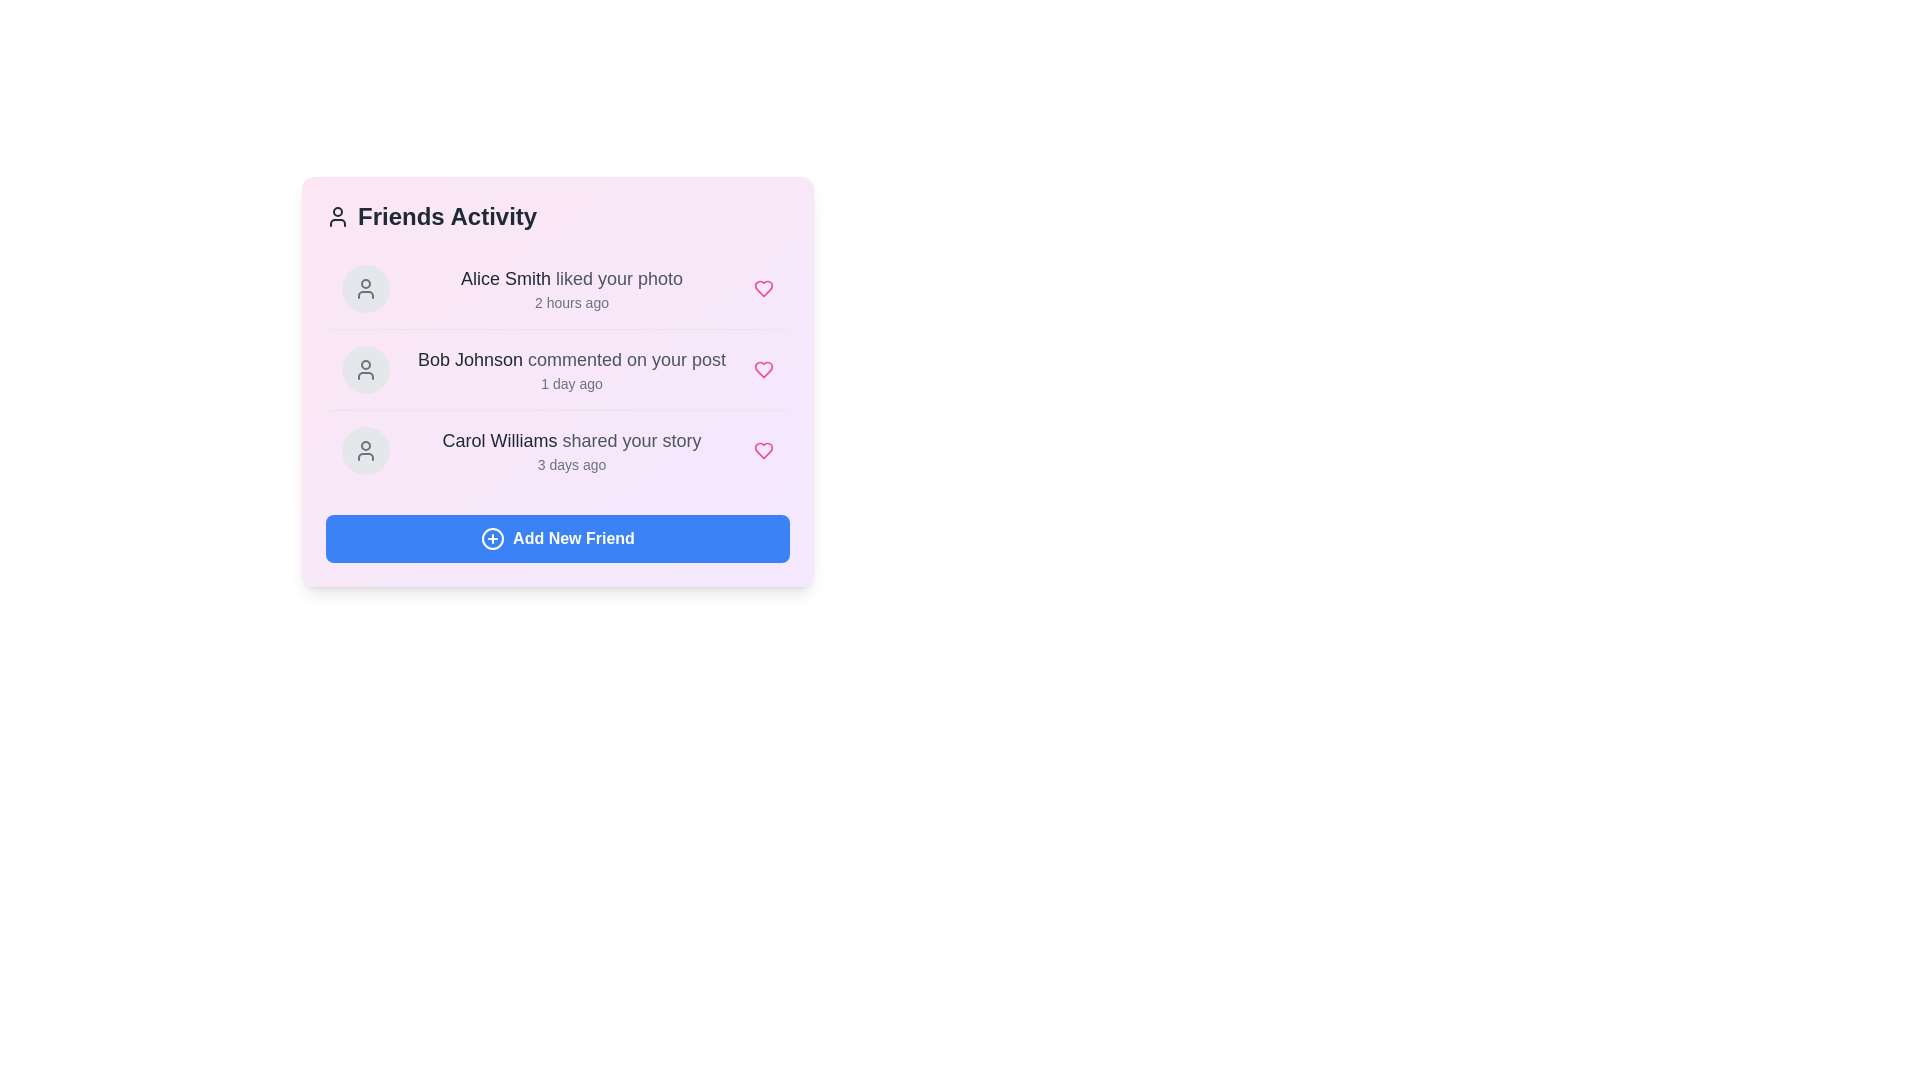 This screenshot has width=1920, height=1080. Describe the element at coordinates (762, 289) in the screenshot. I see `the heart icon next to the activity of Alice Smith to like it` at that location.